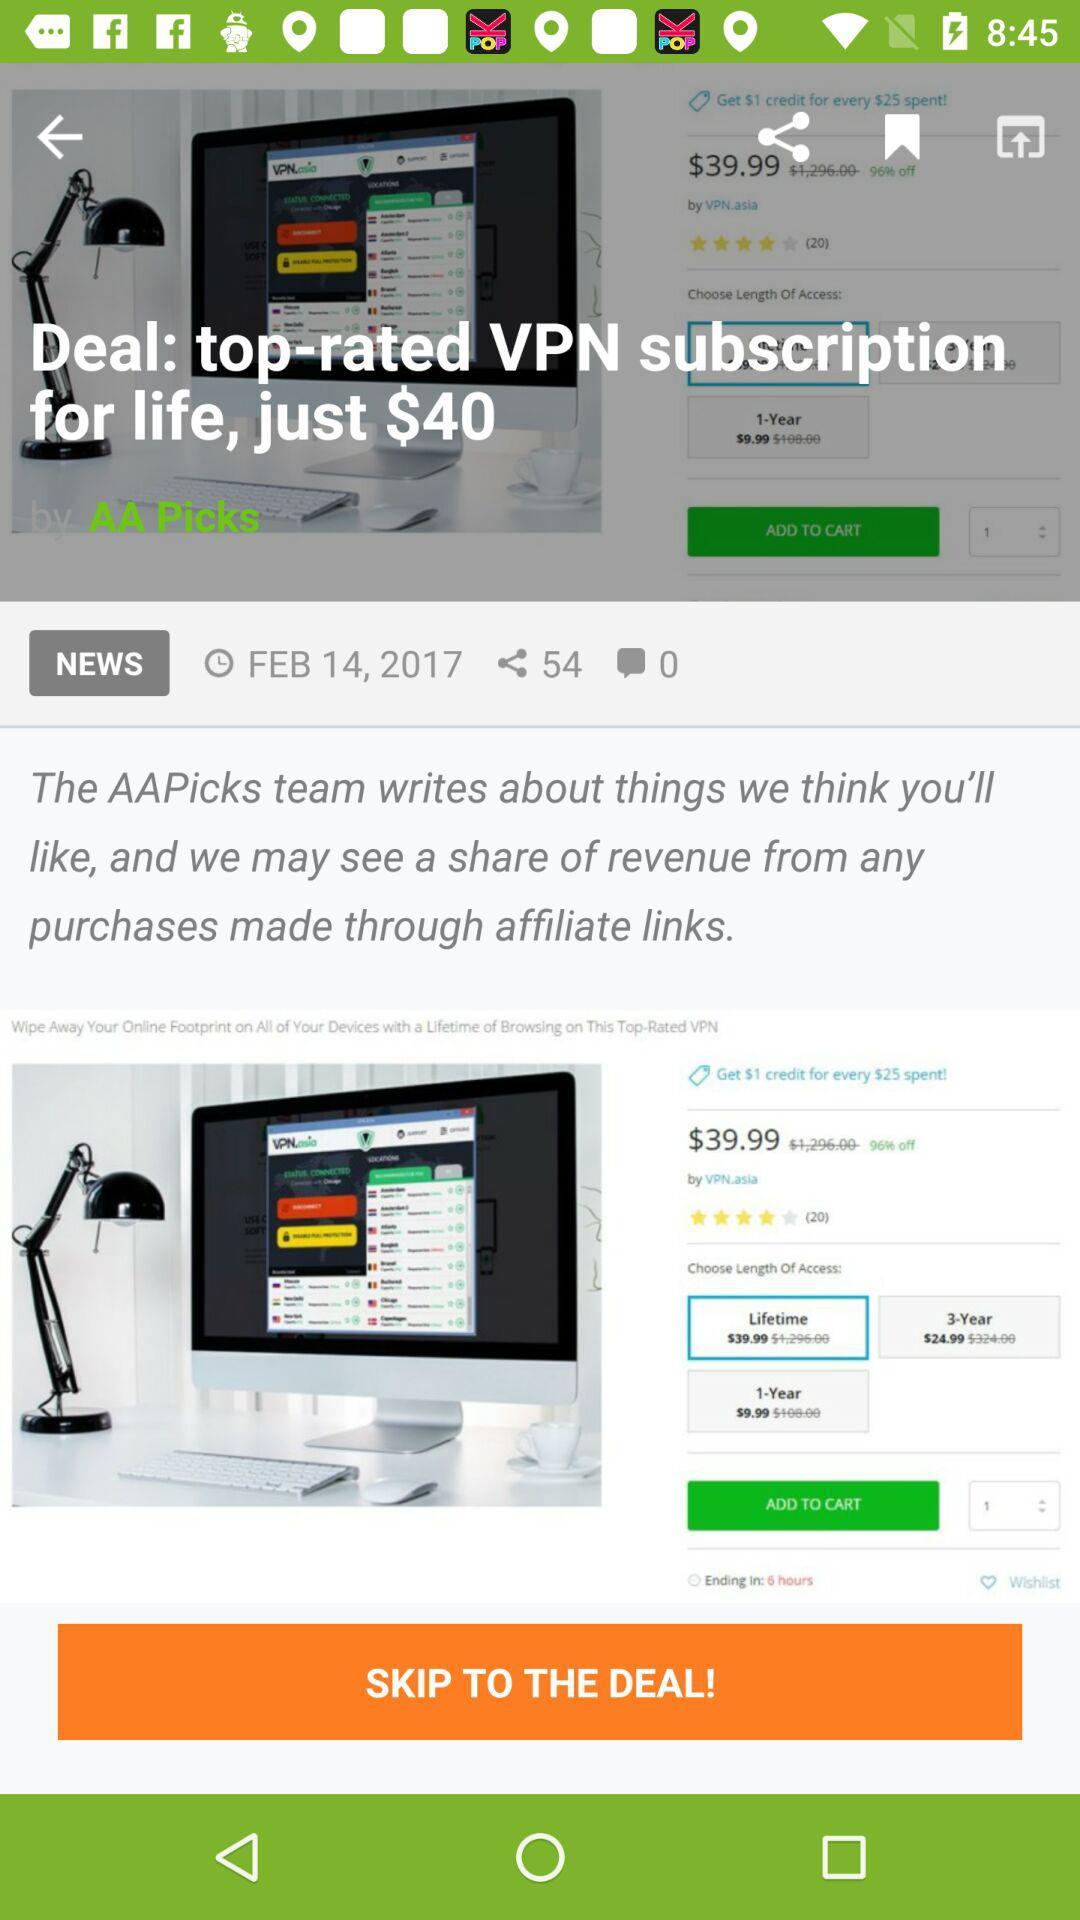 This screenshot has width=1080, height=1920. What do you see at coordinates (540, 1680) in the screenshot?
I see `the skip to the icon` at bounding box center [540, 1680].